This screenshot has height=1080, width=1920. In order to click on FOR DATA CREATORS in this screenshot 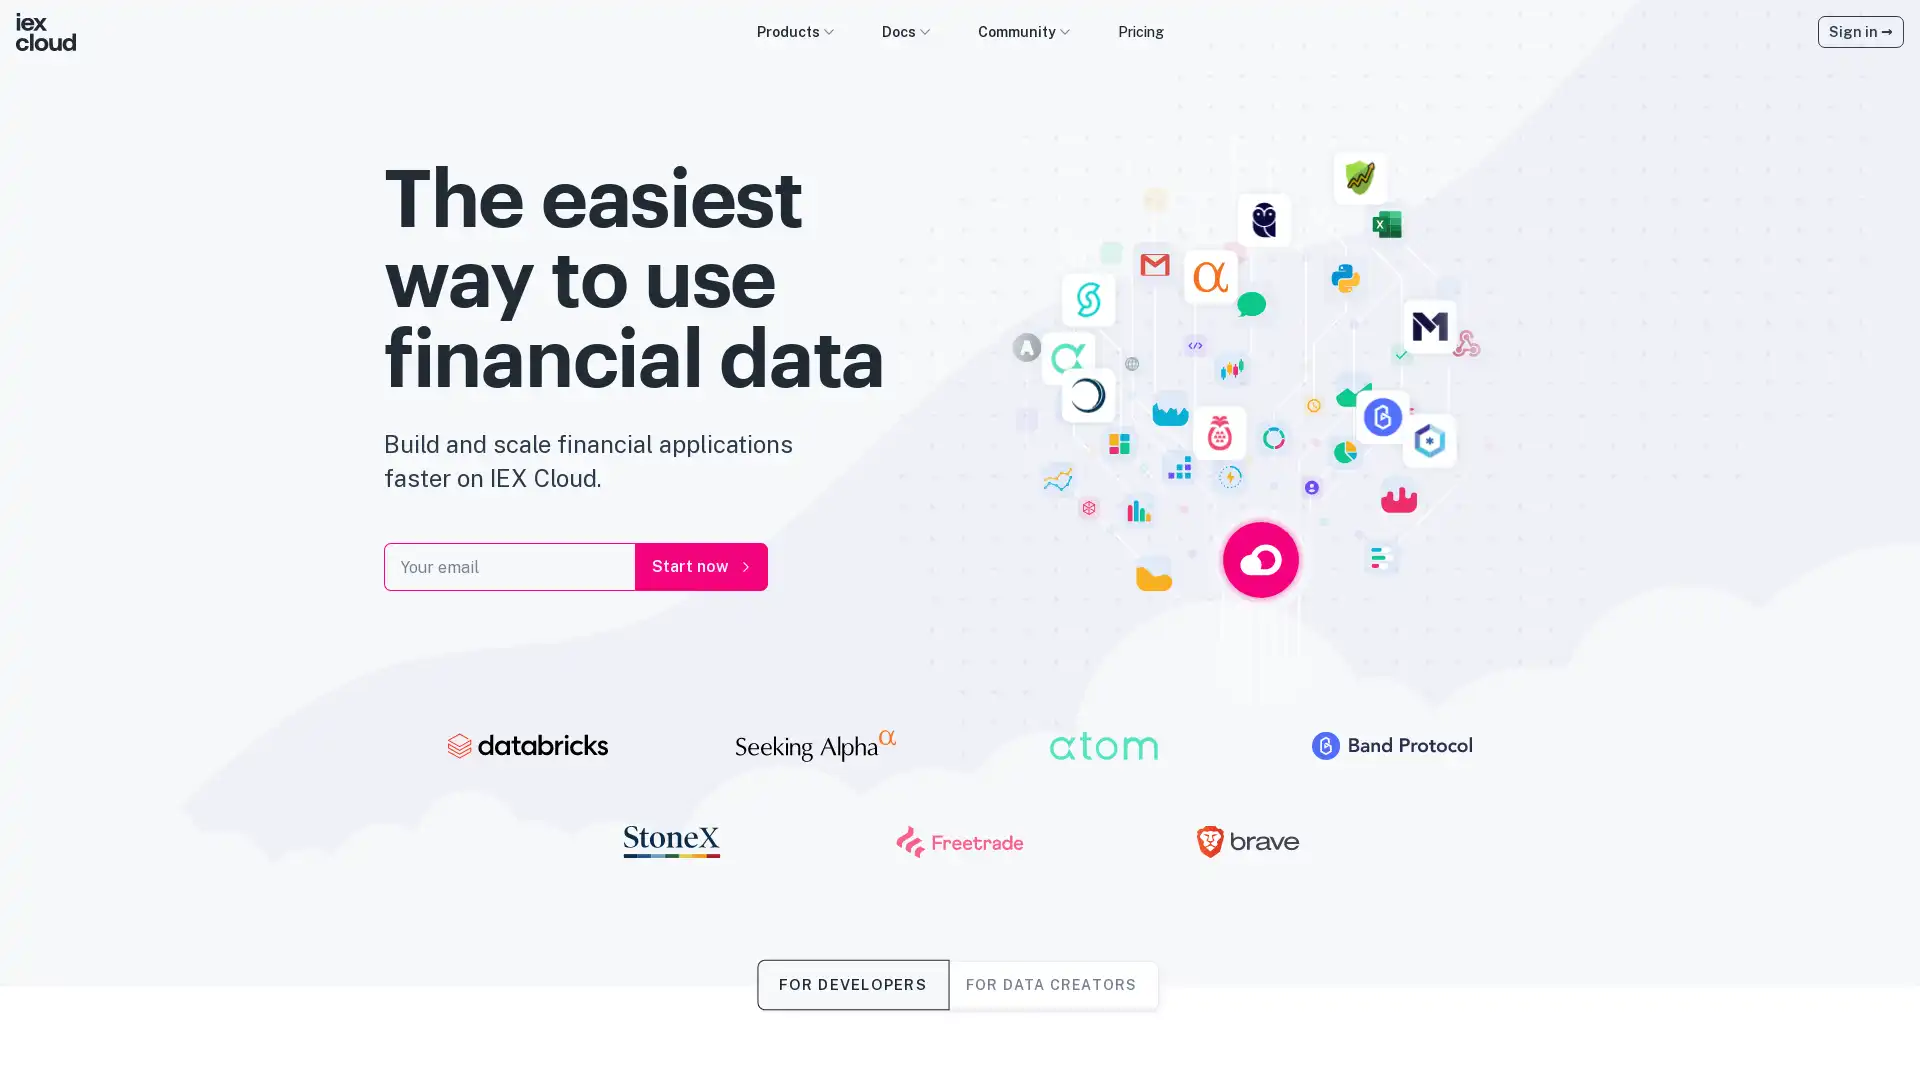, I will do `click(1050, 983)`.